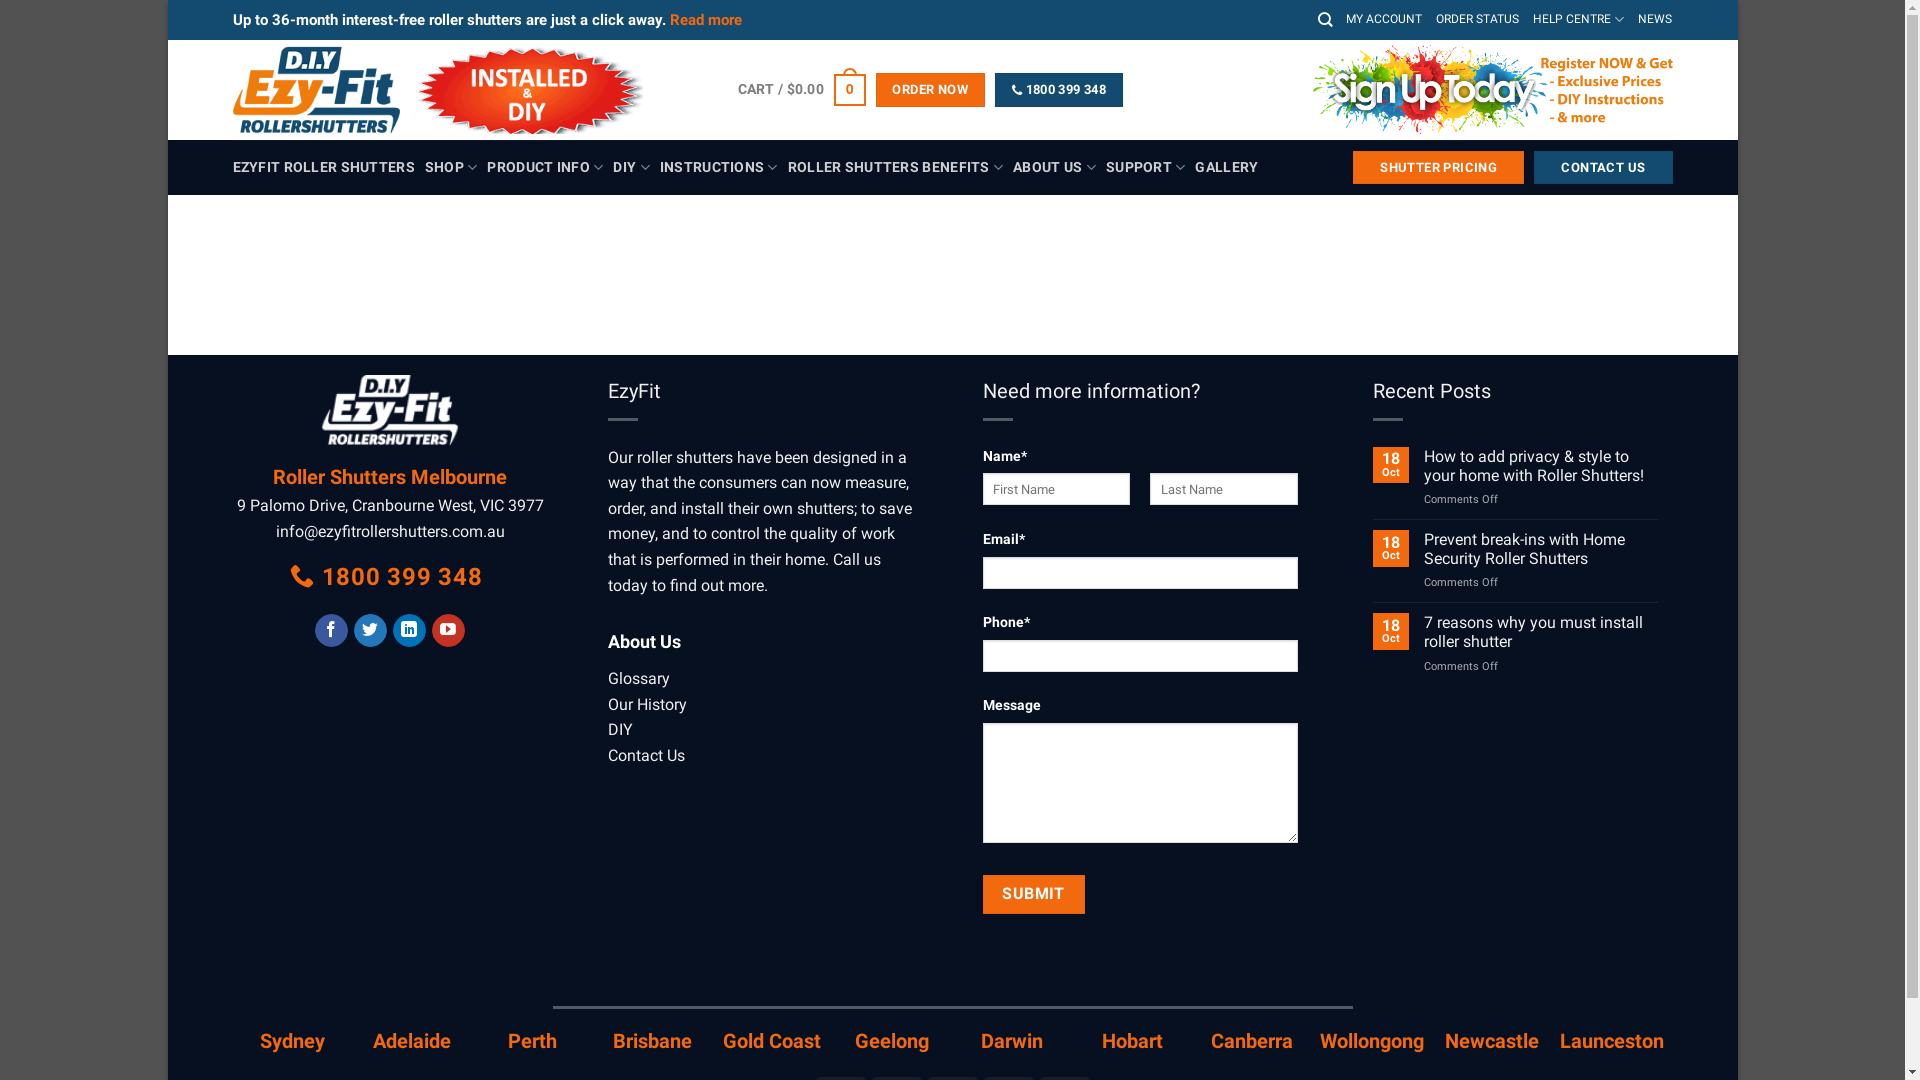 The width and height of the screenshot is (1920, 1080). I want to click on 'Prevent break-ins with Home Security Roller Shutters', so click(1539, 548).